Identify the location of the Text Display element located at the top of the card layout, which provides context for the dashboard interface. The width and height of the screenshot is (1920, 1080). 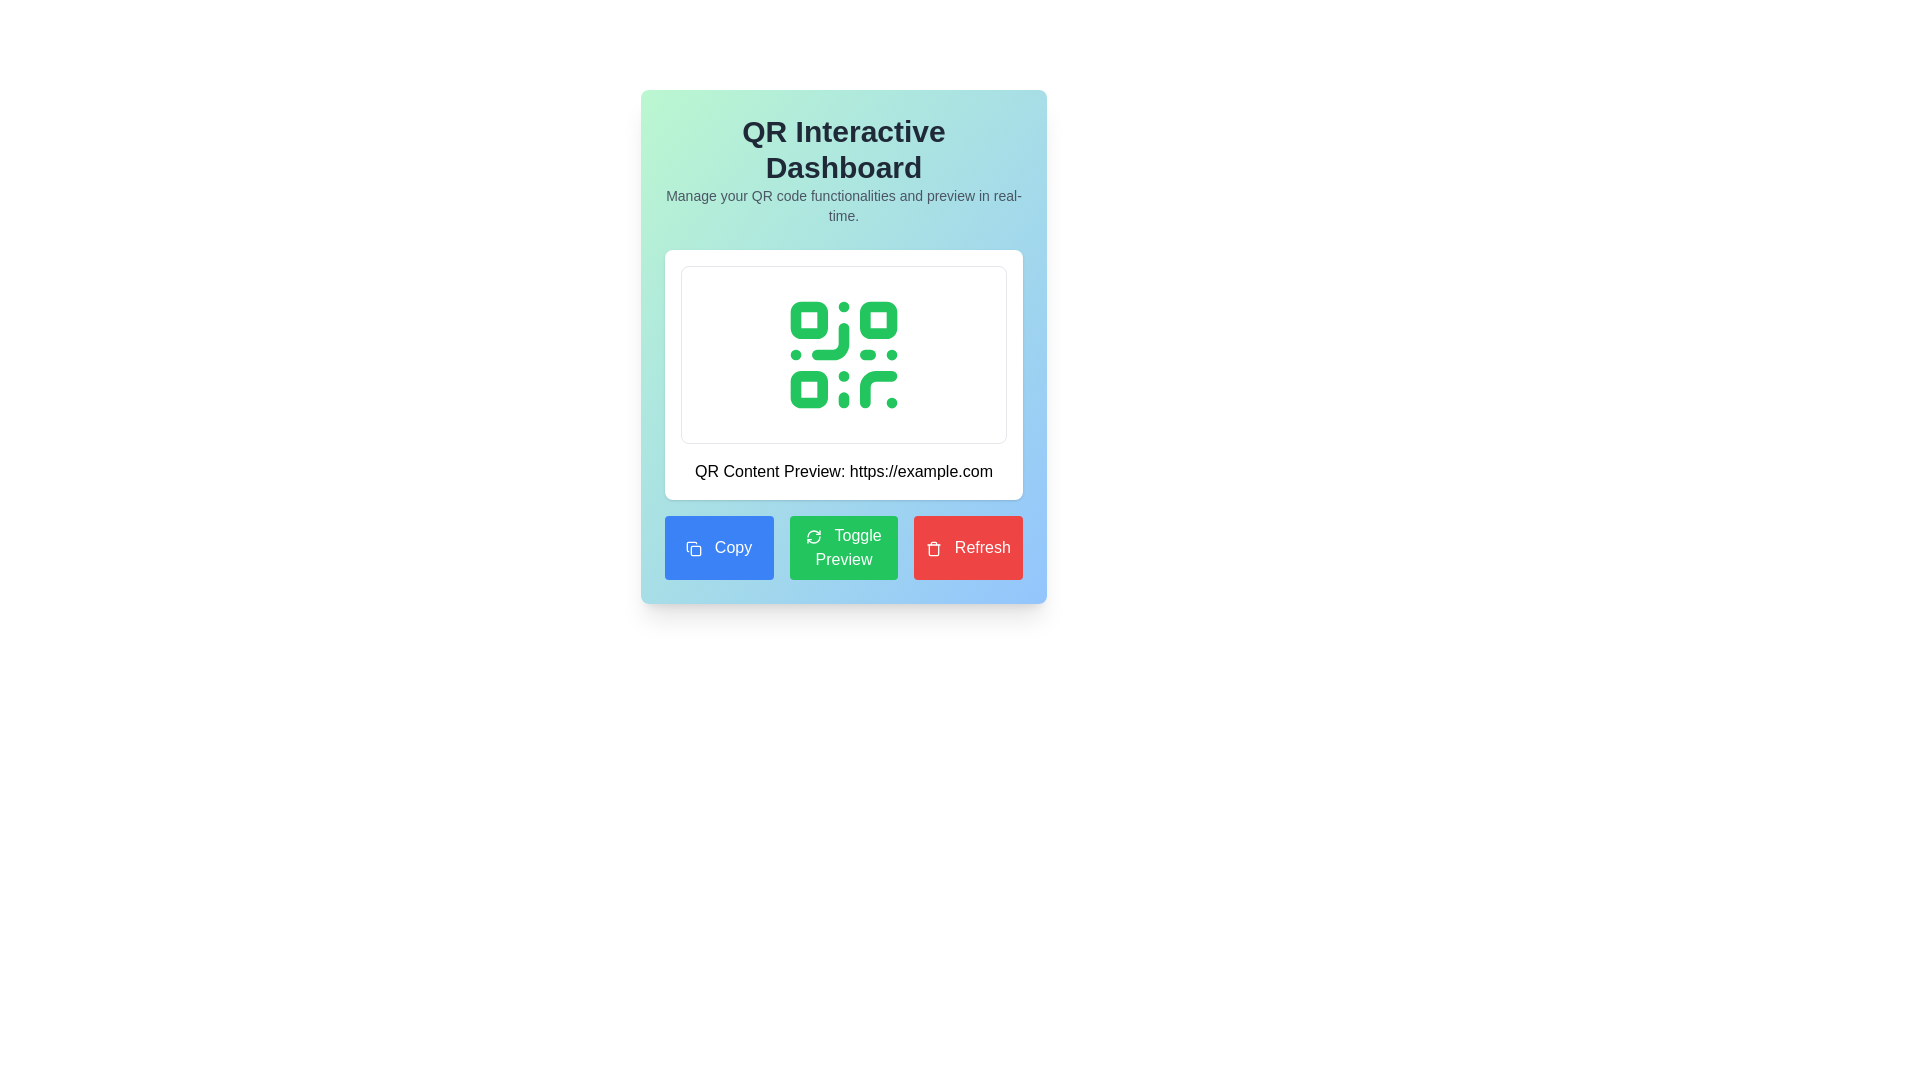
(844, 168).